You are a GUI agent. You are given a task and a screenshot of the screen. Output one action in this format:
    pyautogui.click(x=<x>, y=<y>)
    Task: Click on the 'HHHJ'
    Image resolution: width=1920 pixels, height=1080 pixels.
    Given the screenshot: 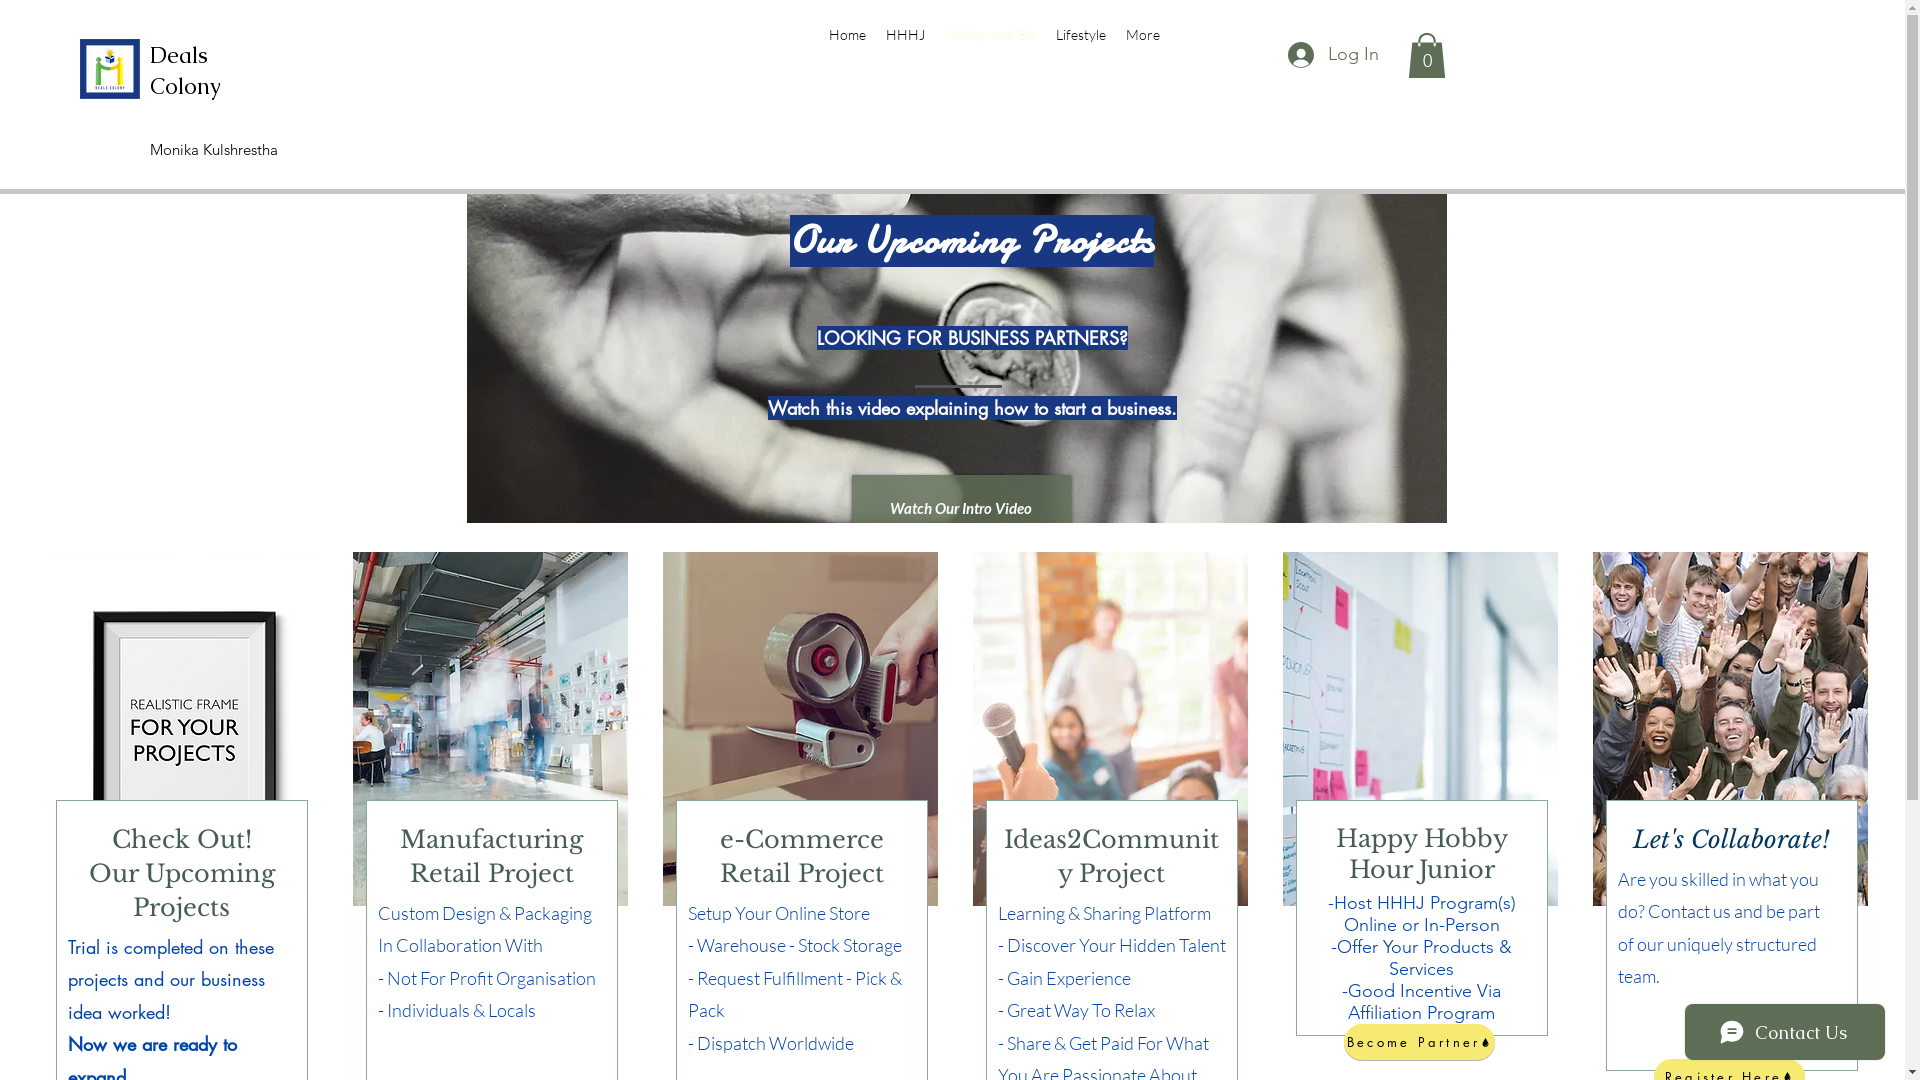 What is the action you would take?
    pyautogui.click(x=904, y=34)
    